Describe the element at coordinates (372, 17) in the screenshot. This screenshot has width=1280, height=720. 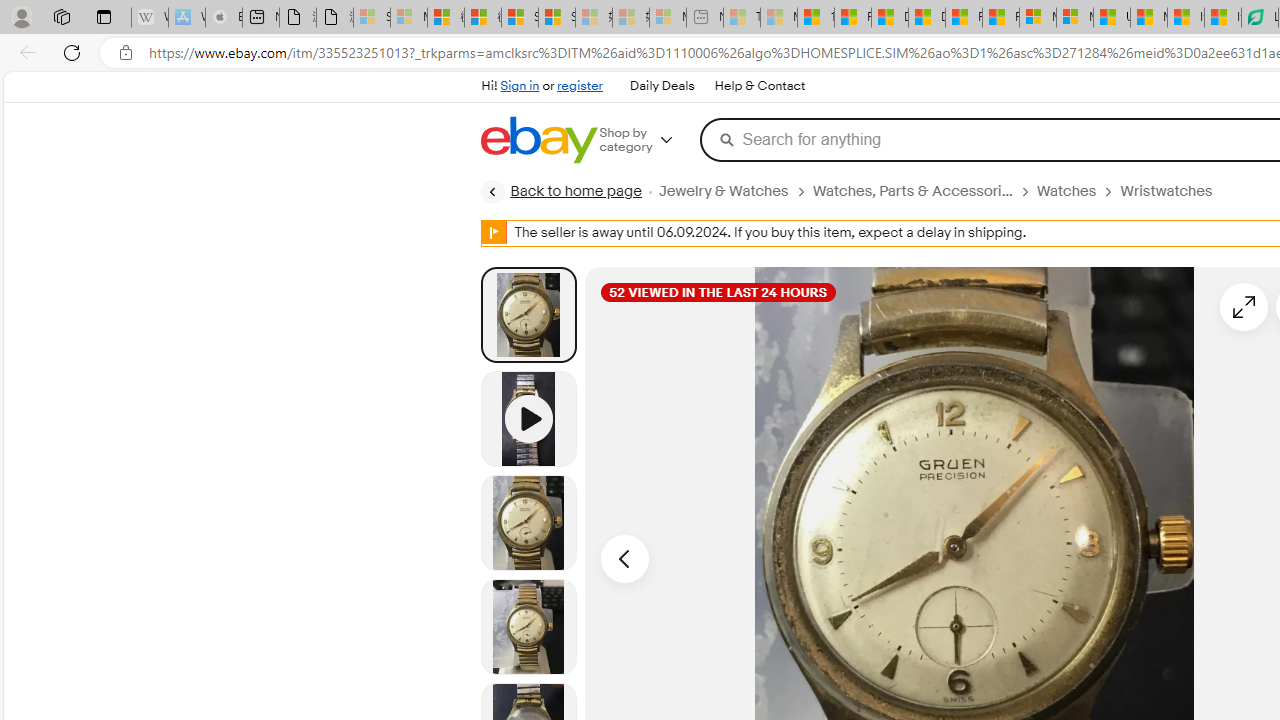
I see `'Sign in to your Microsoft account - Sleeping'` at that location.